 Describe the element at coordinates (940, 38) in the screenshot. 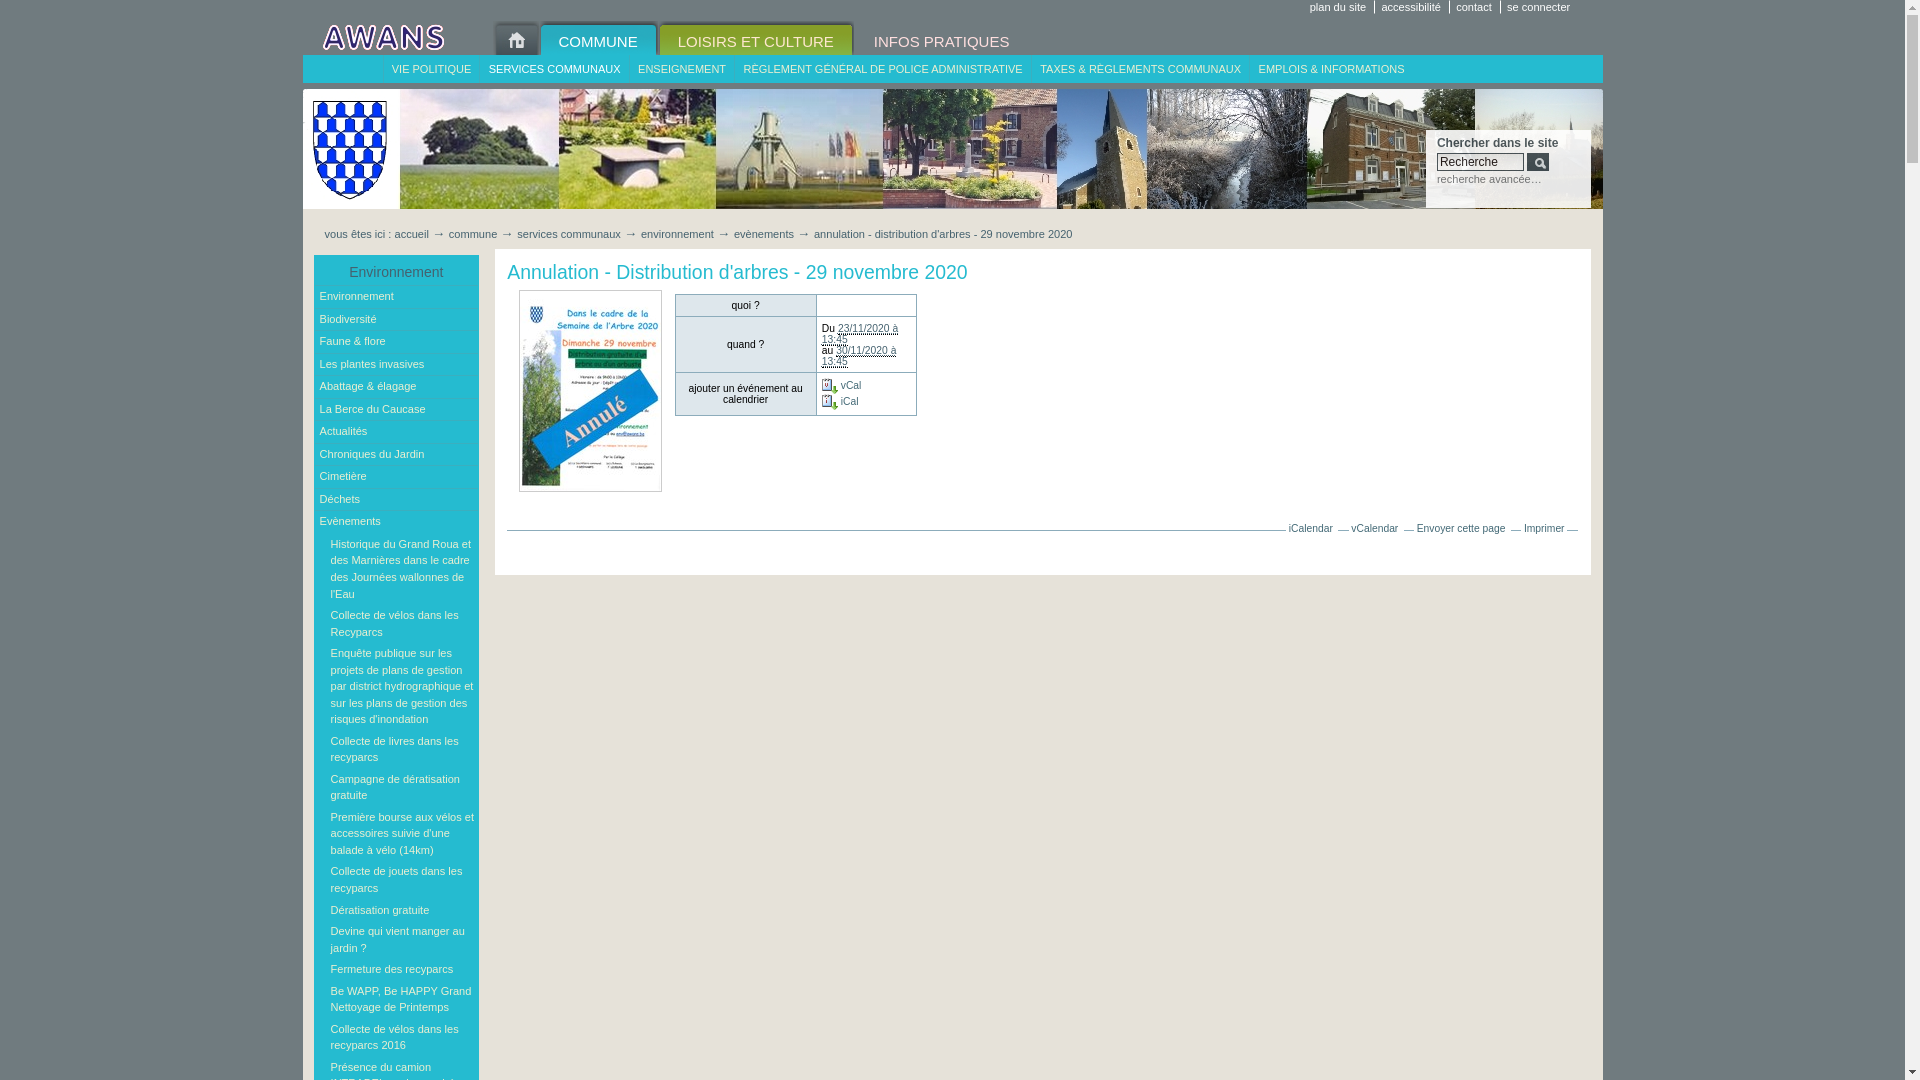

I see `'INFOS PRATIQUES'` at that location.